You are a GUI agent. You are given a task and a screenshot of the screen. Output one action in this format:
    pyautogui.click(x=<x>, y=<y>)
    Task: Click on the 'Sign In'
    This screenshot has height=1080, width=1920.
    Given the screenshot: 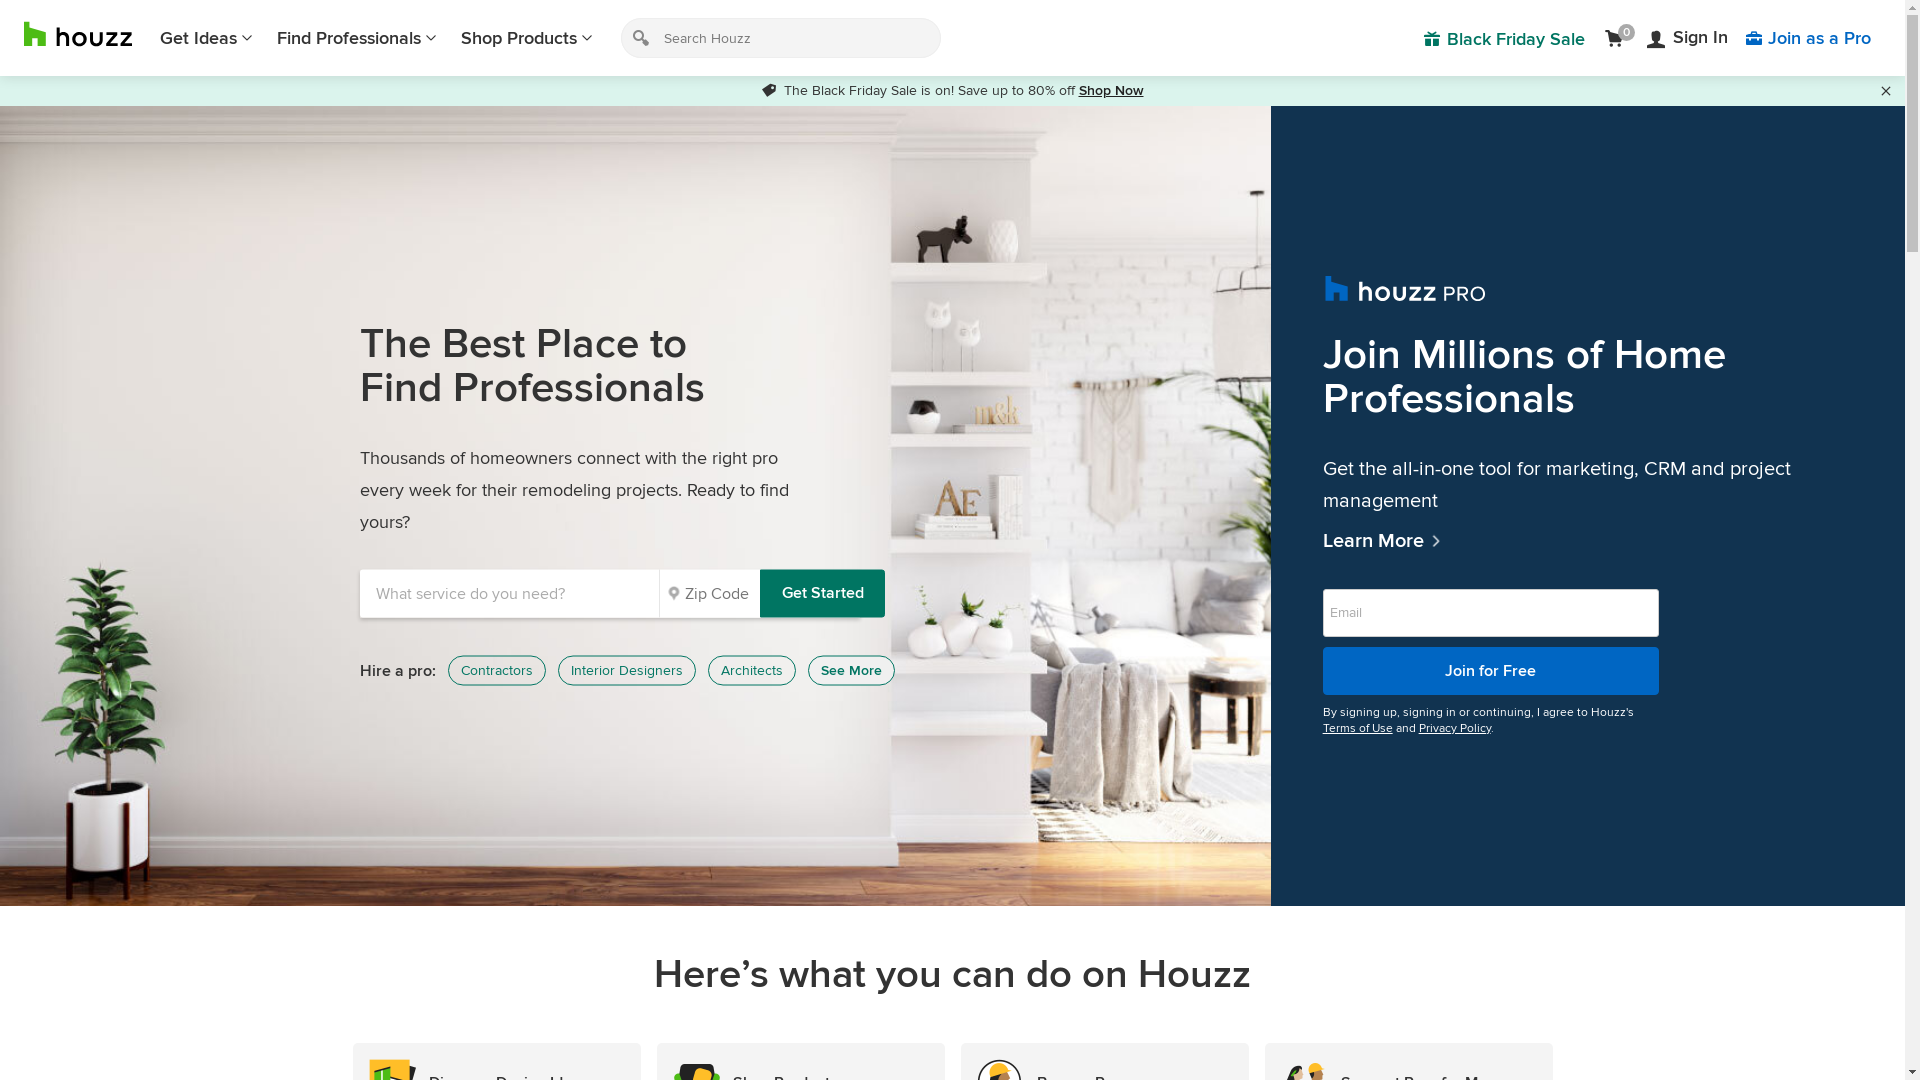 What is the action you would take?
    pyautogui.click(x=1686, y=37)
    